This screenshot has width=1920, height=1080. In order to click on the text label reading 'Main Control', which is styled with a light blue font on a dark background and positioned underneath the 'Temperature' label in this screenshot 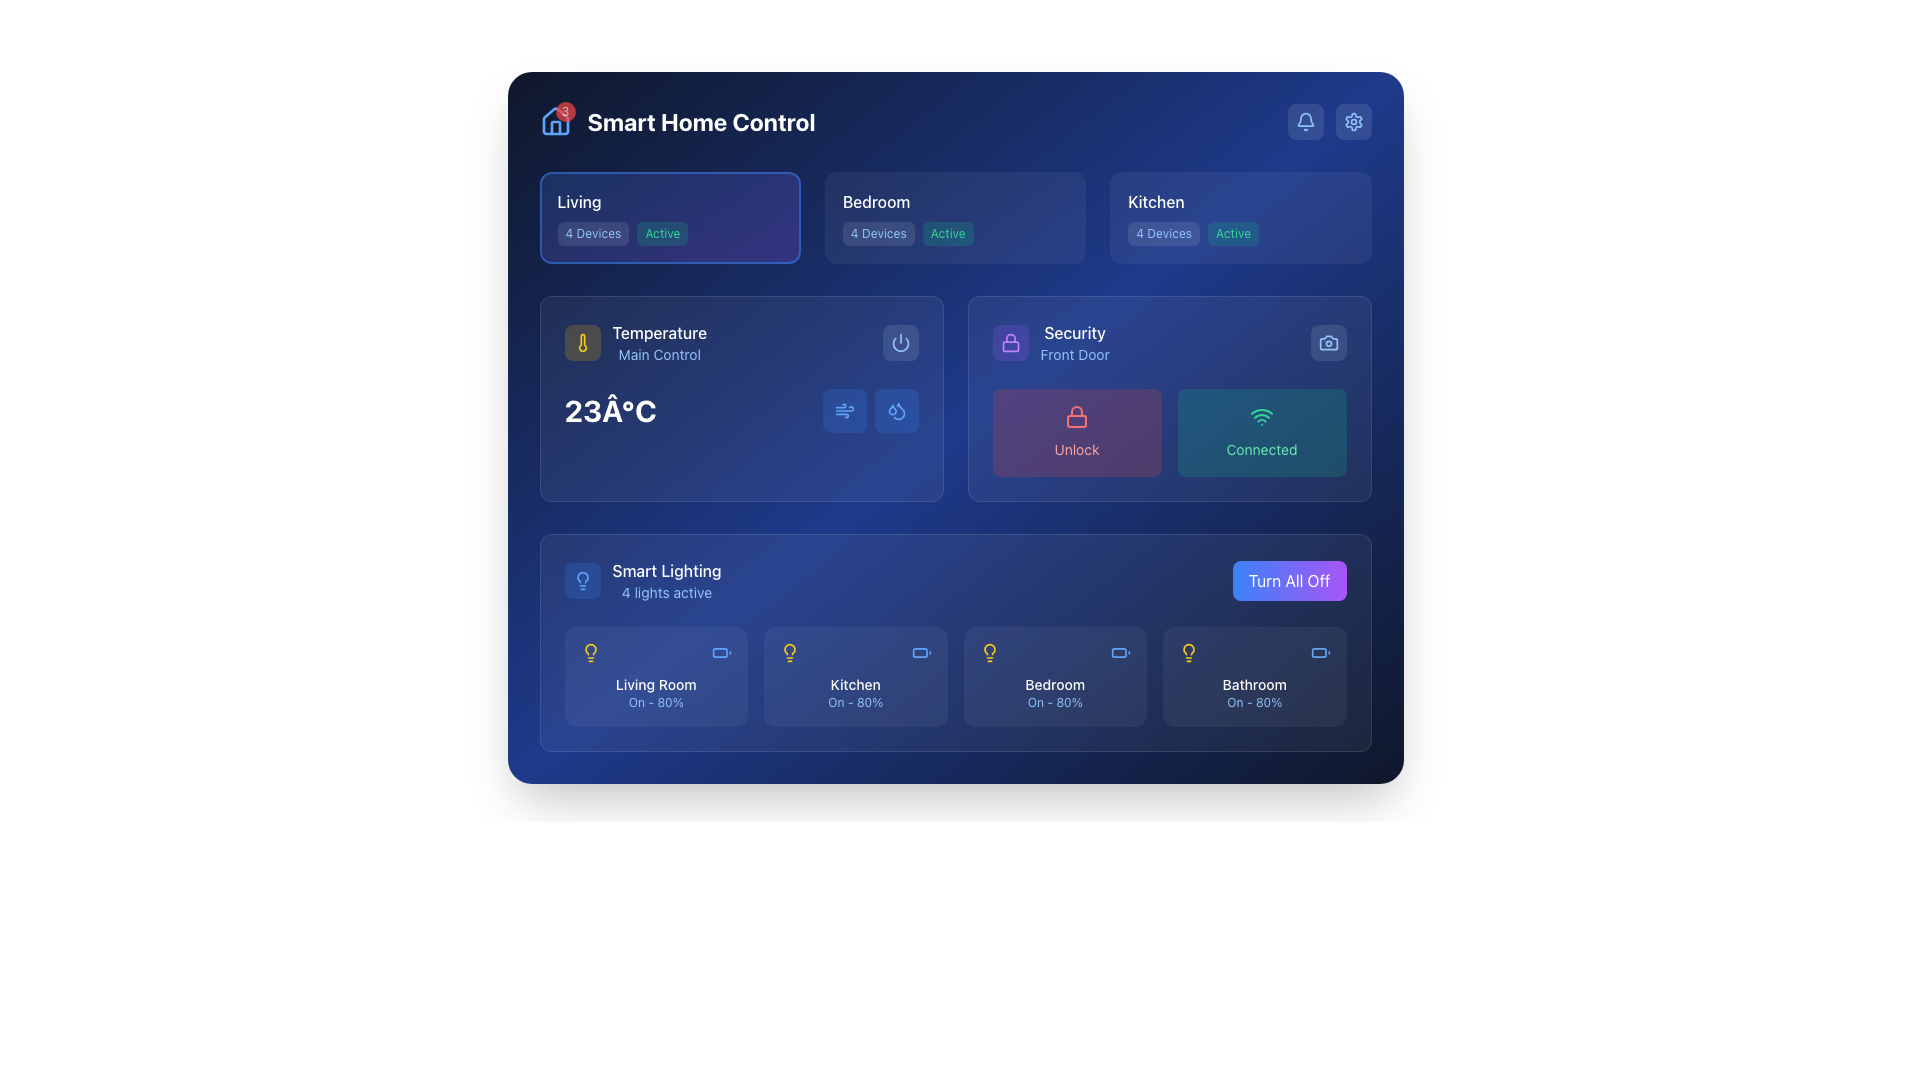, I will do `click(659, 353)`.